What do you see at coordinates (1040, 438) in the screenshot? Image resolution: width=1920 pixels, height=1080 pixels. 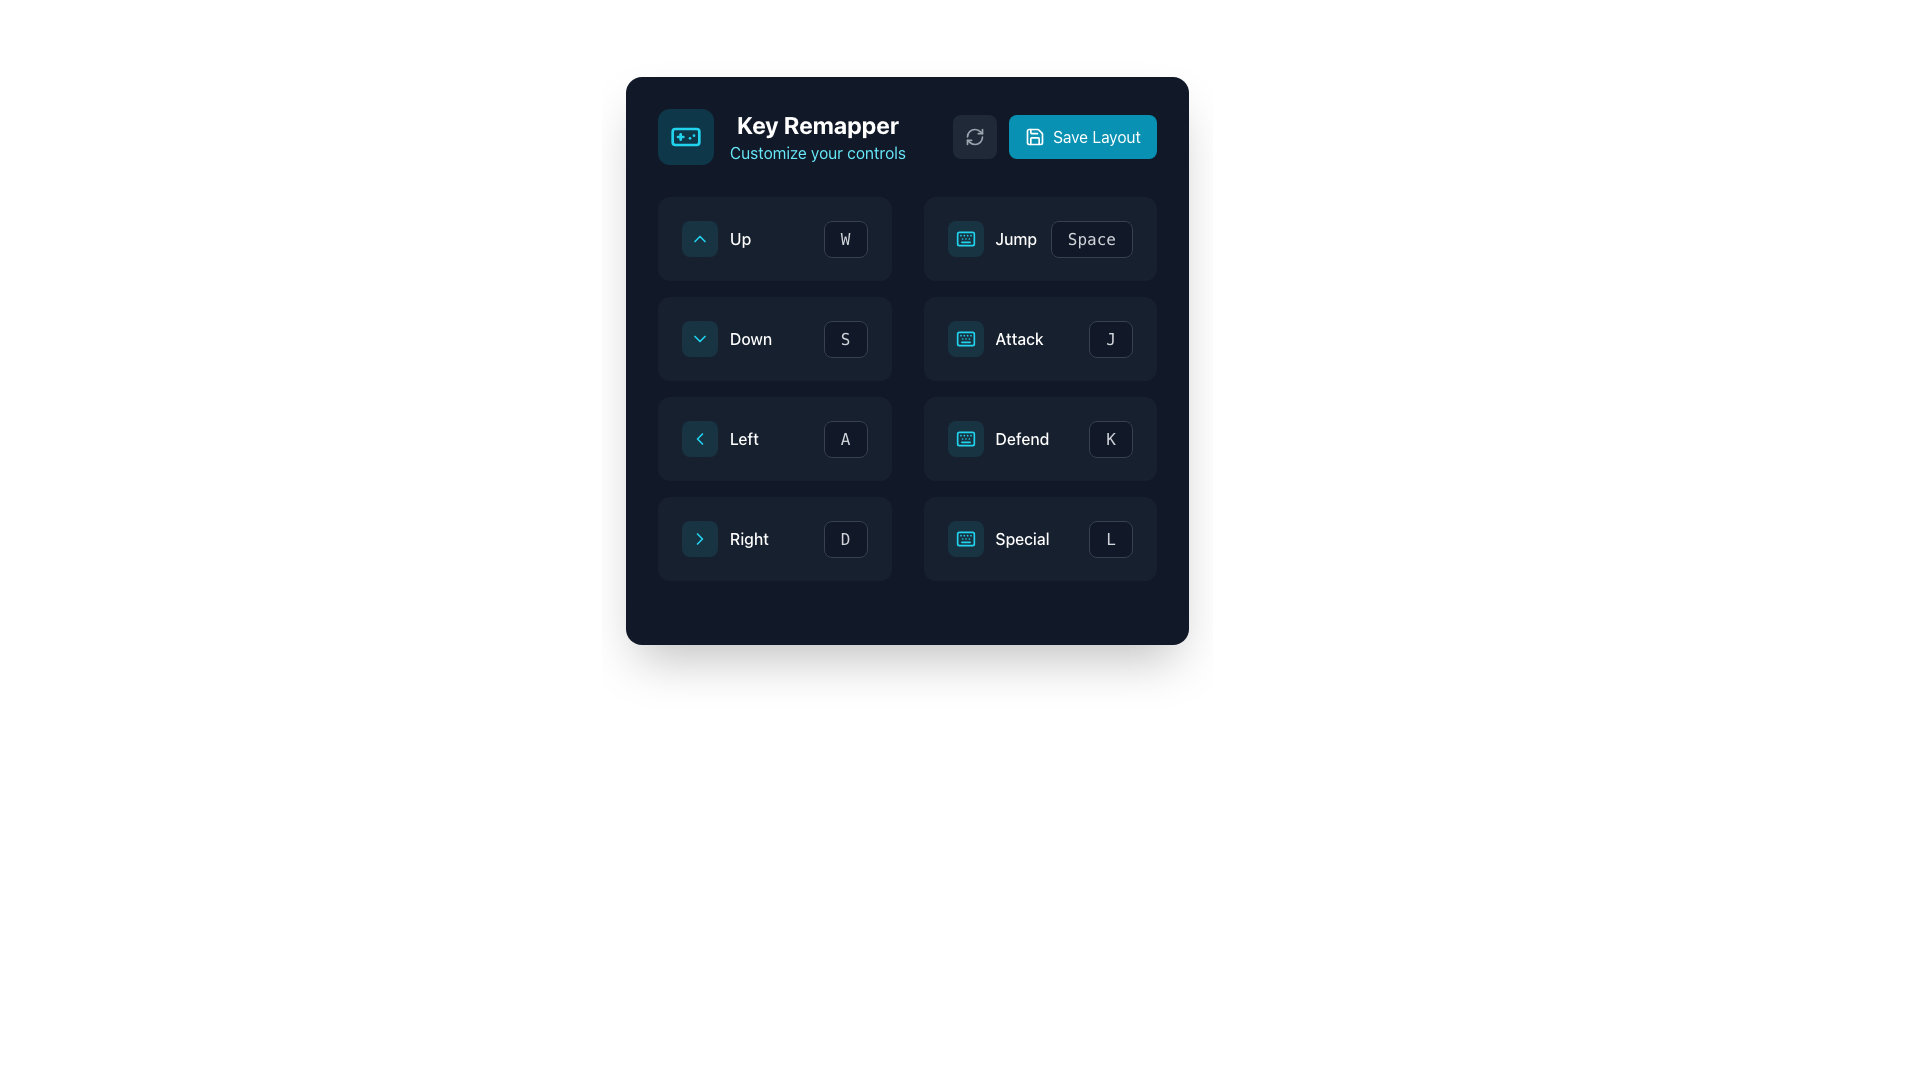 I see `the 'Defend' button` at bounding box center [1040, 438].